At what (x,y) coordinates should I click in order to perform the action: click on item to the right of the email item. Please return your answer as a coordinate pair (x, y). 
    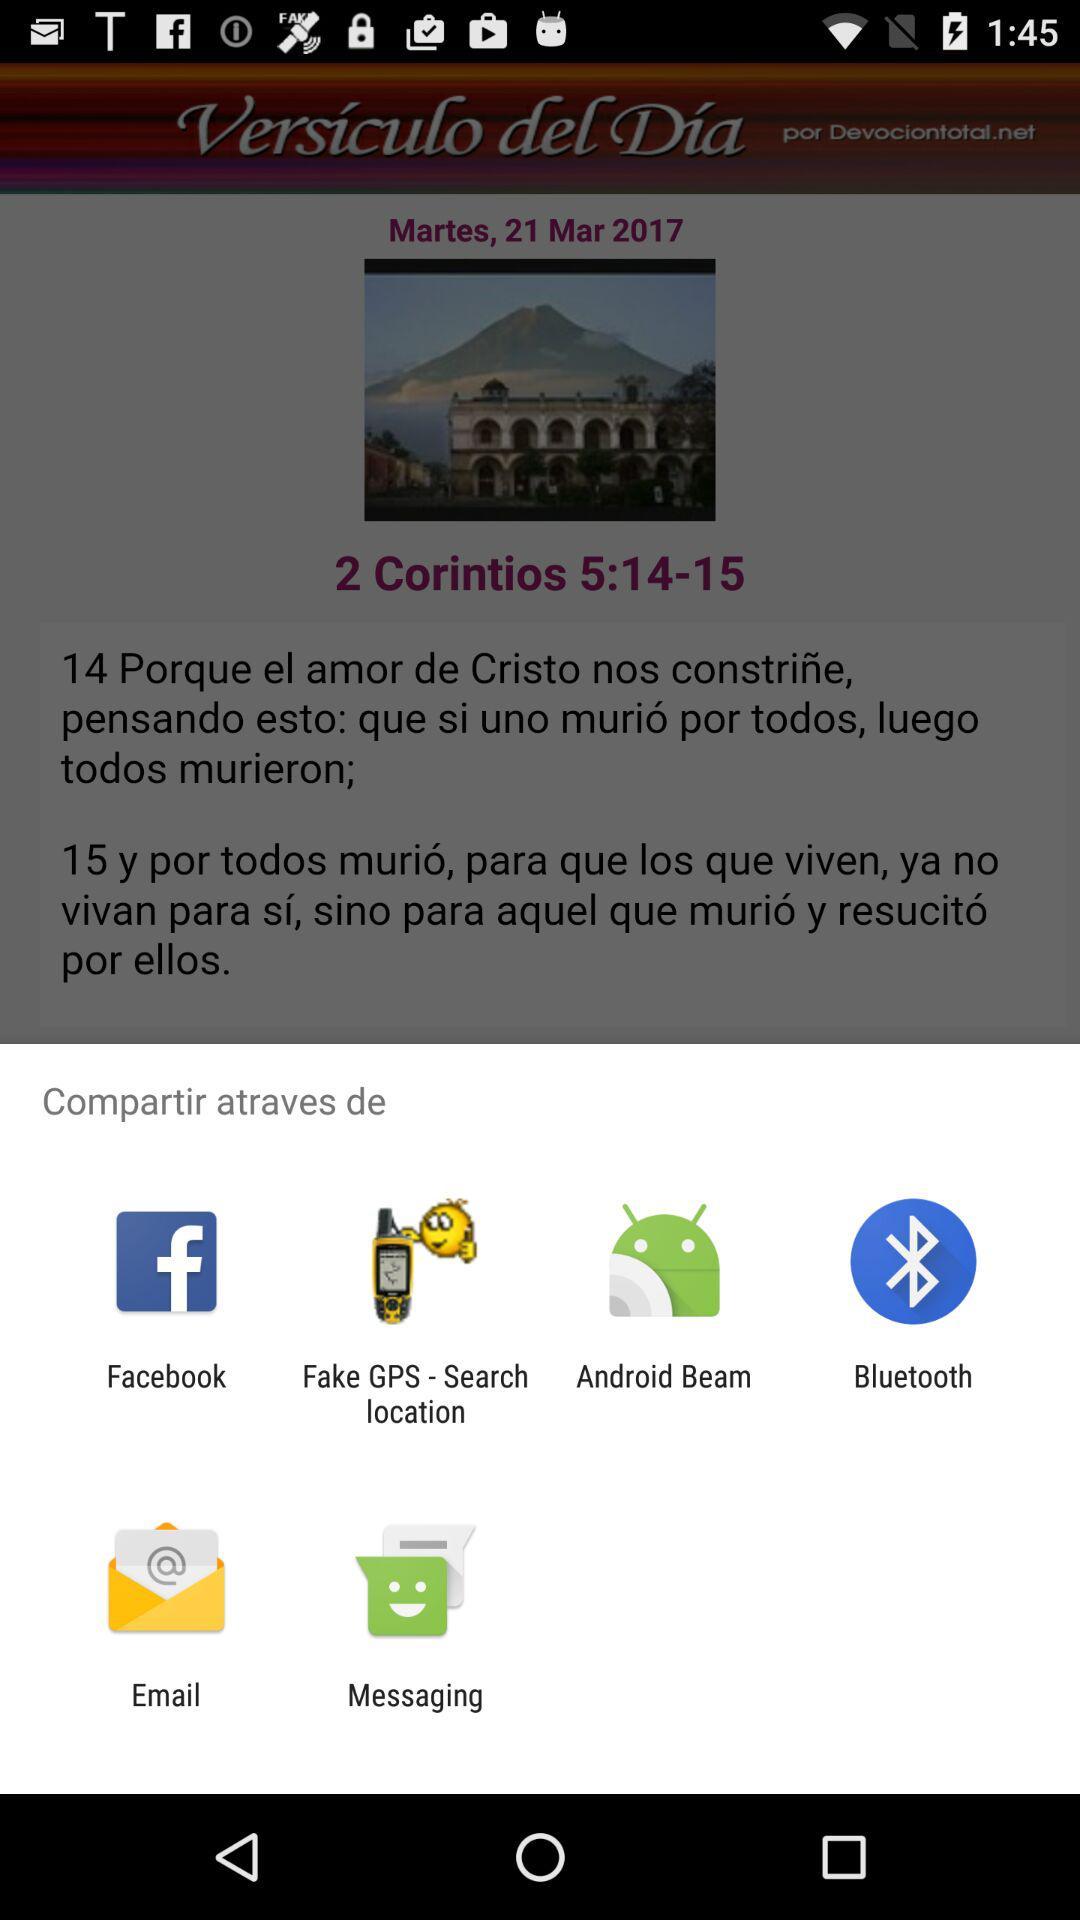
    Looking at the image, I should click on (414, 1711).